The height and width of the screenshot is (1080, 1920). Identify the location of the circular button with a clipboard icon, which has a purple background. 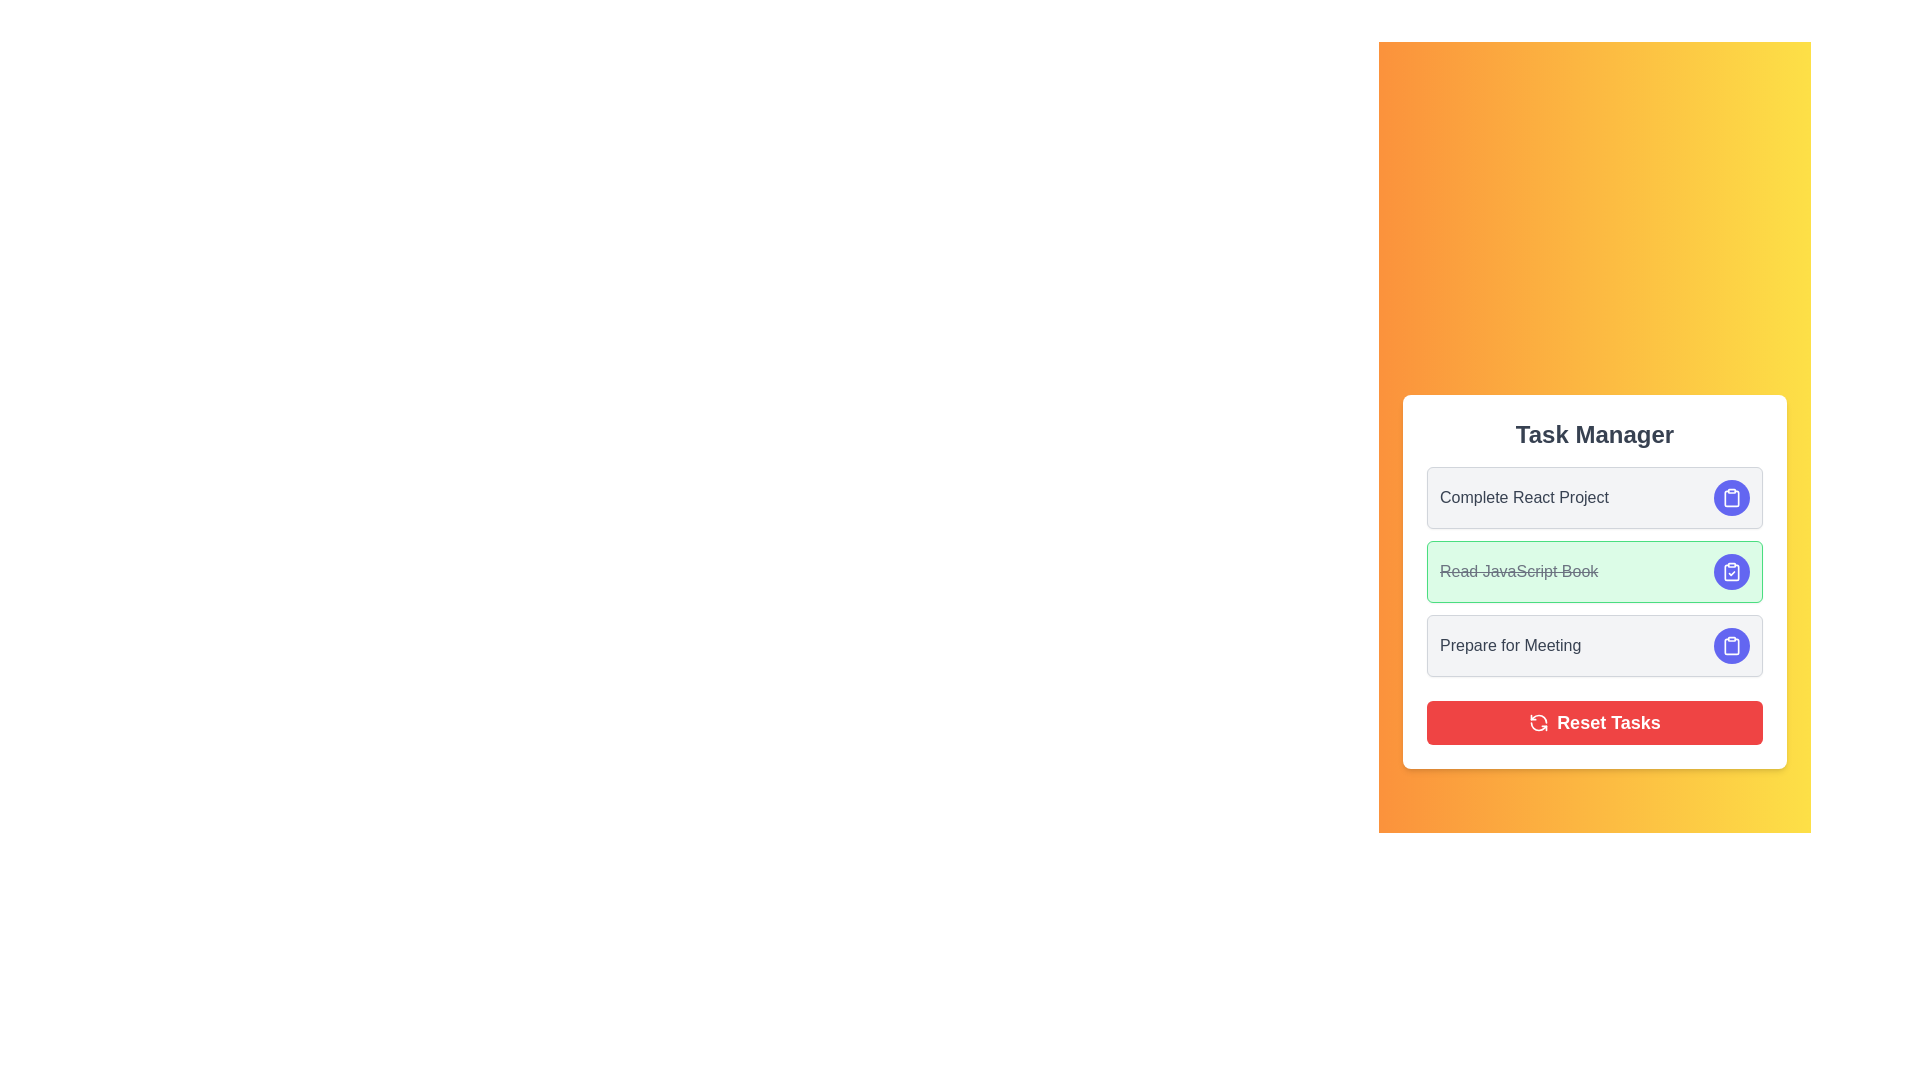
(1731, 645).